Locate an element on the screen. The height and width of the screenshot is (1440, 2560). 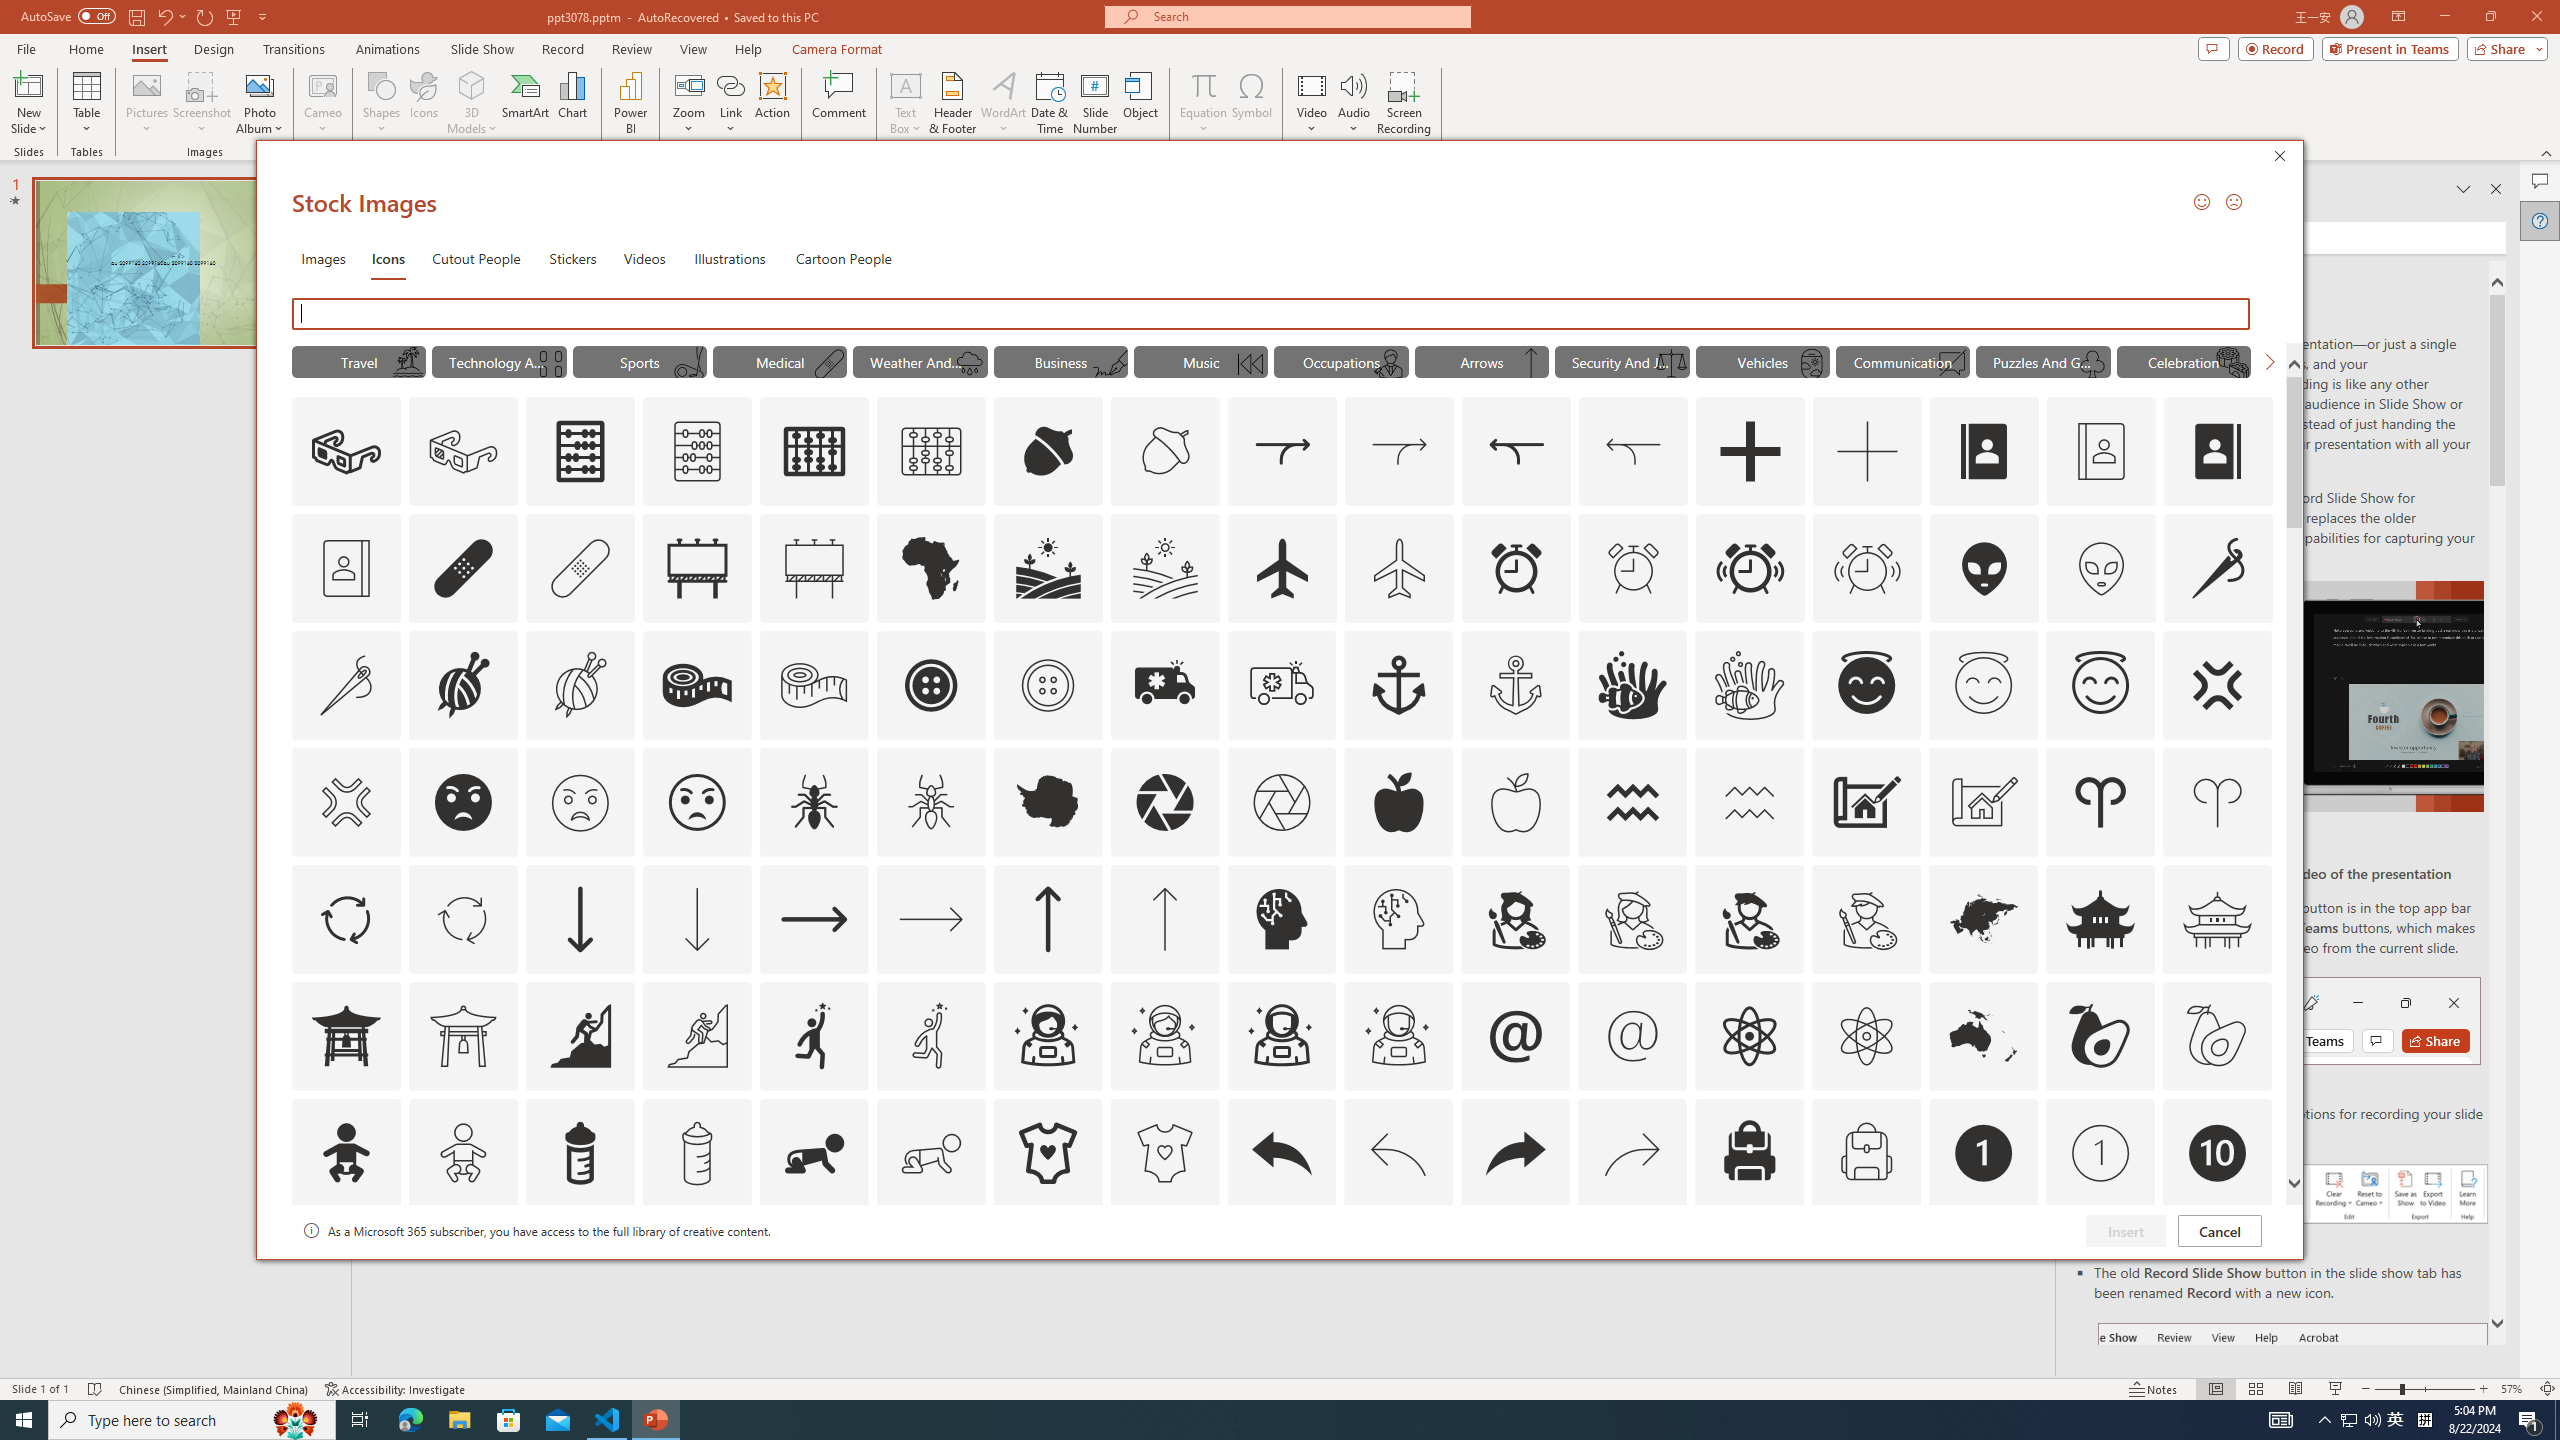
'AutomationID: Icons_Agriculture' is located at coordinates (1048, 567).